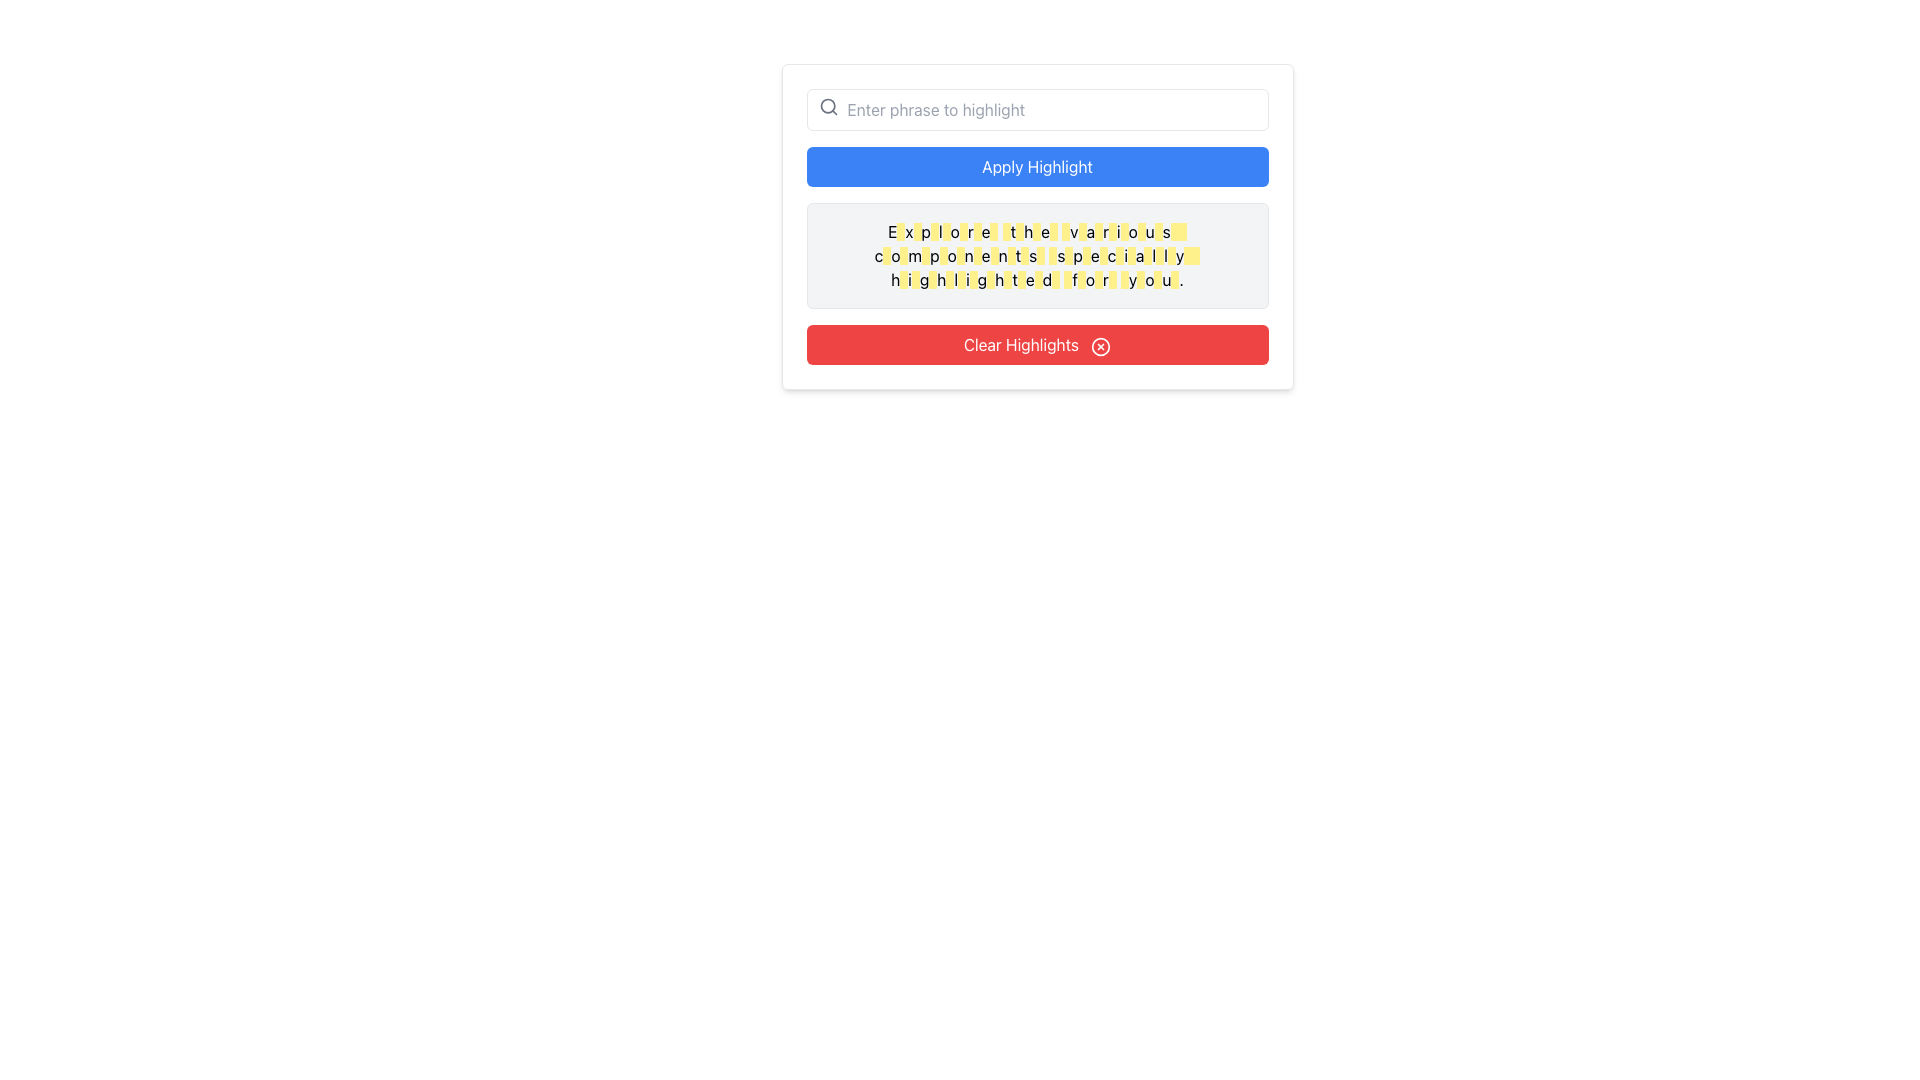 The image size is (1920, 1080). What do you see at coordinates (963, 230) in the screenshot?
I see `the fifth small rectangular highlight marker in the first row of words inside the text box below the 'Apply Highlight' button to interact with the surrounding text area` at bounding box center [963, 230].